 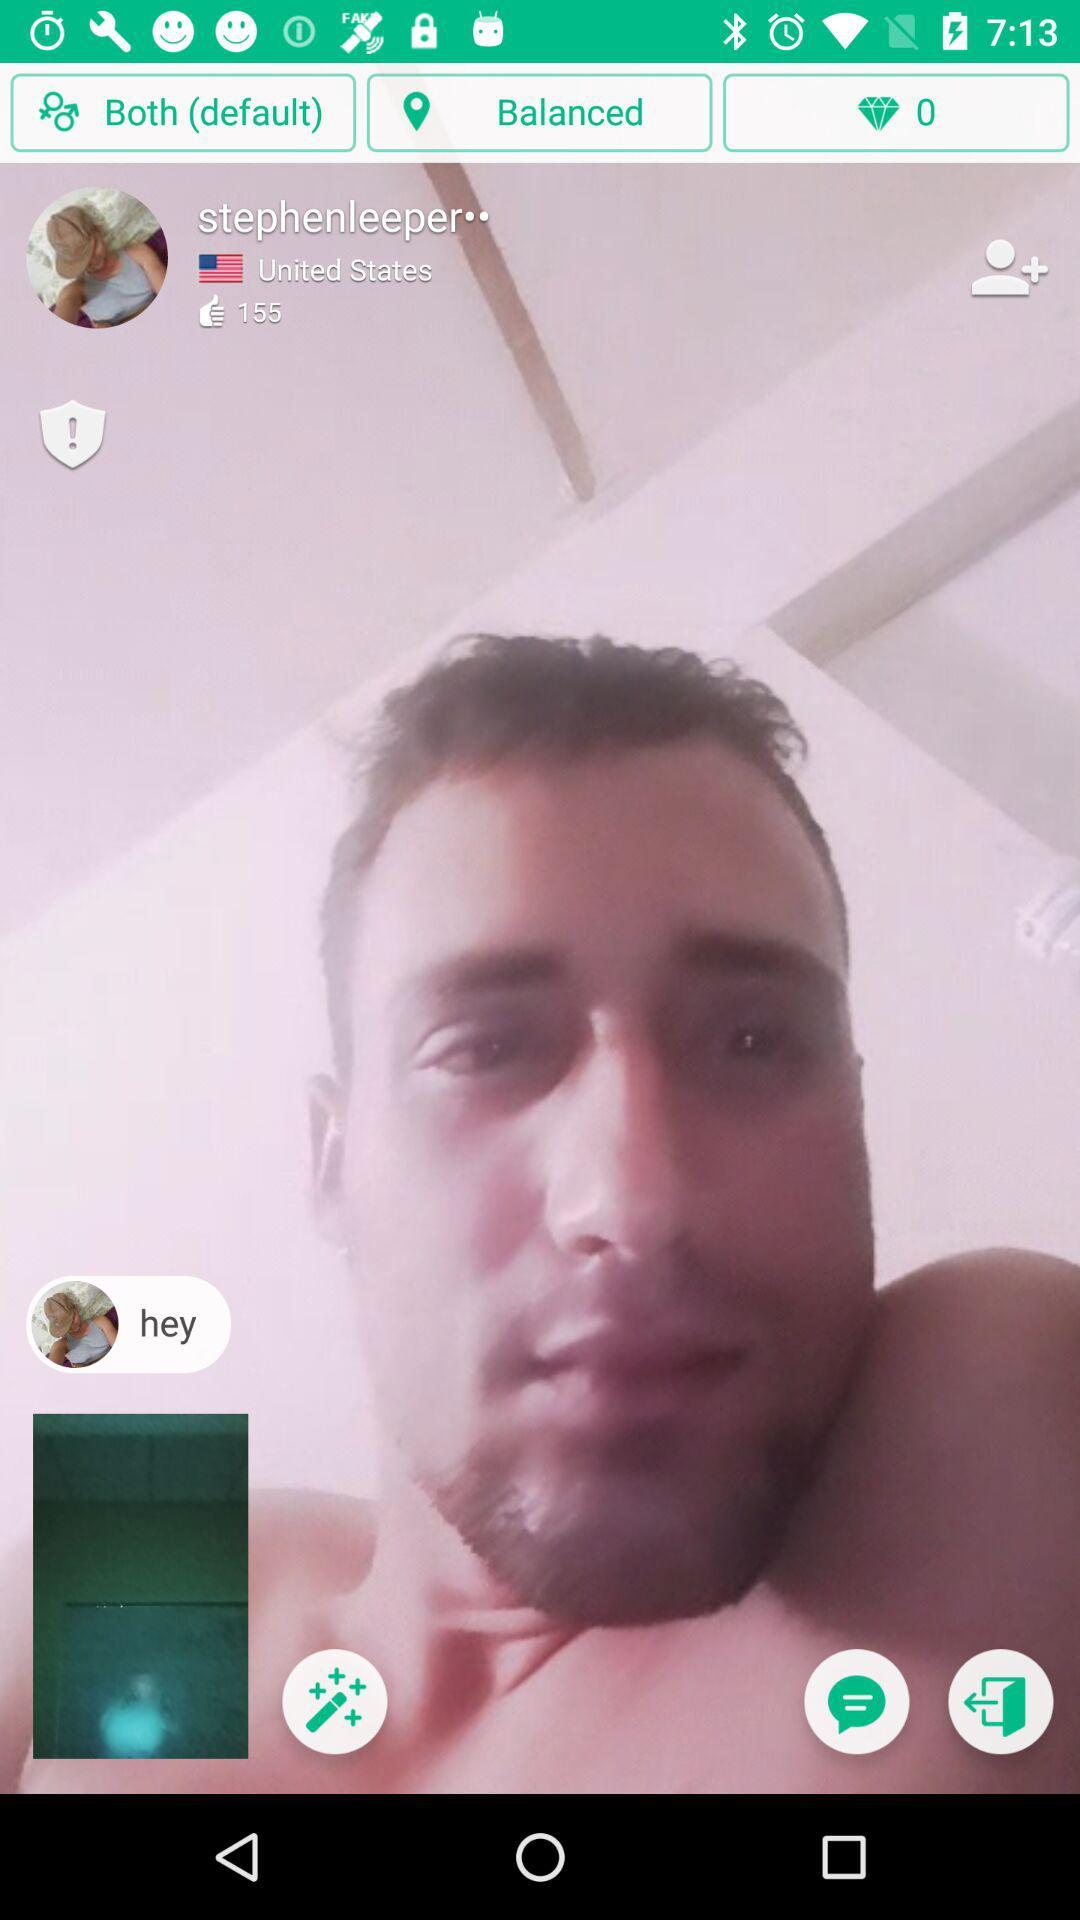 I want to click on the avatar icon, so click(x=97, y=256).